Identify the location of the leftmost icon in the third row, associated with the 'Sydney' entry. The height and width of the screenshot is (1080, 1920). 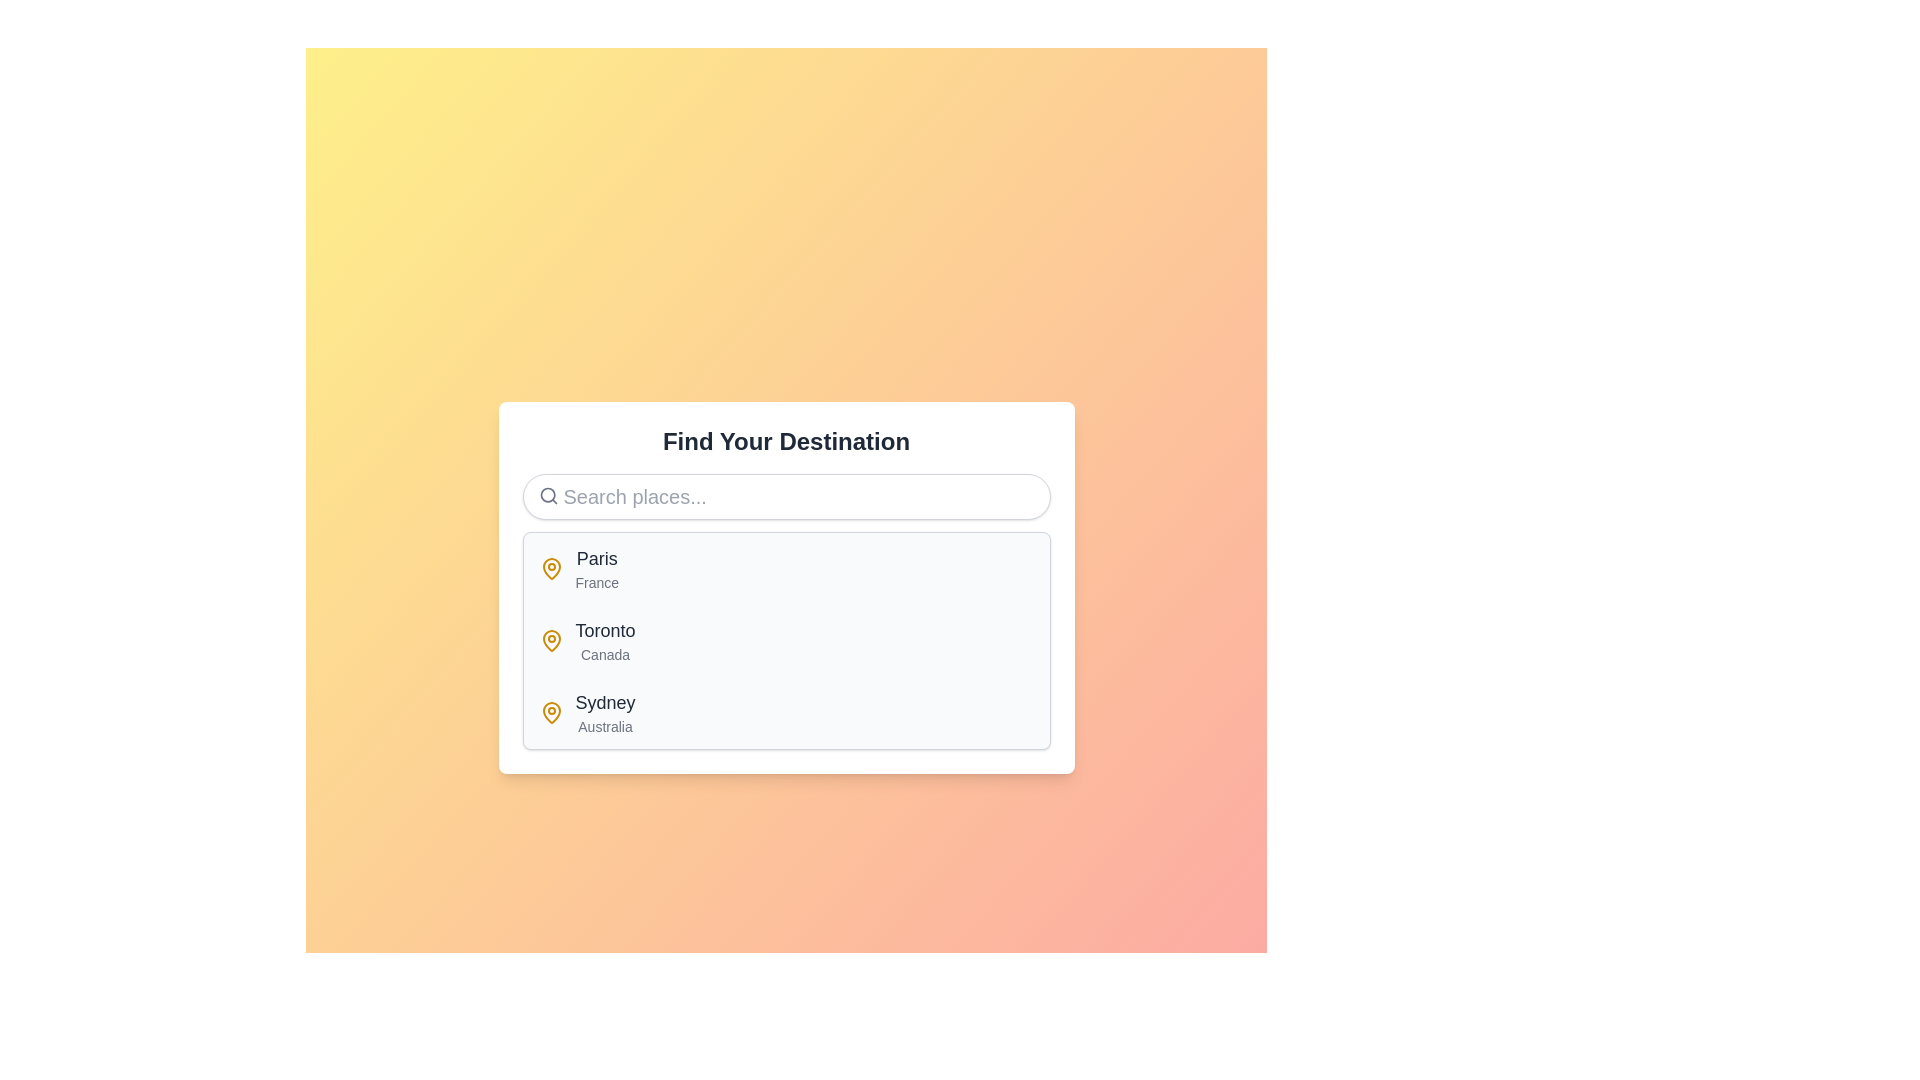
(551, 712).